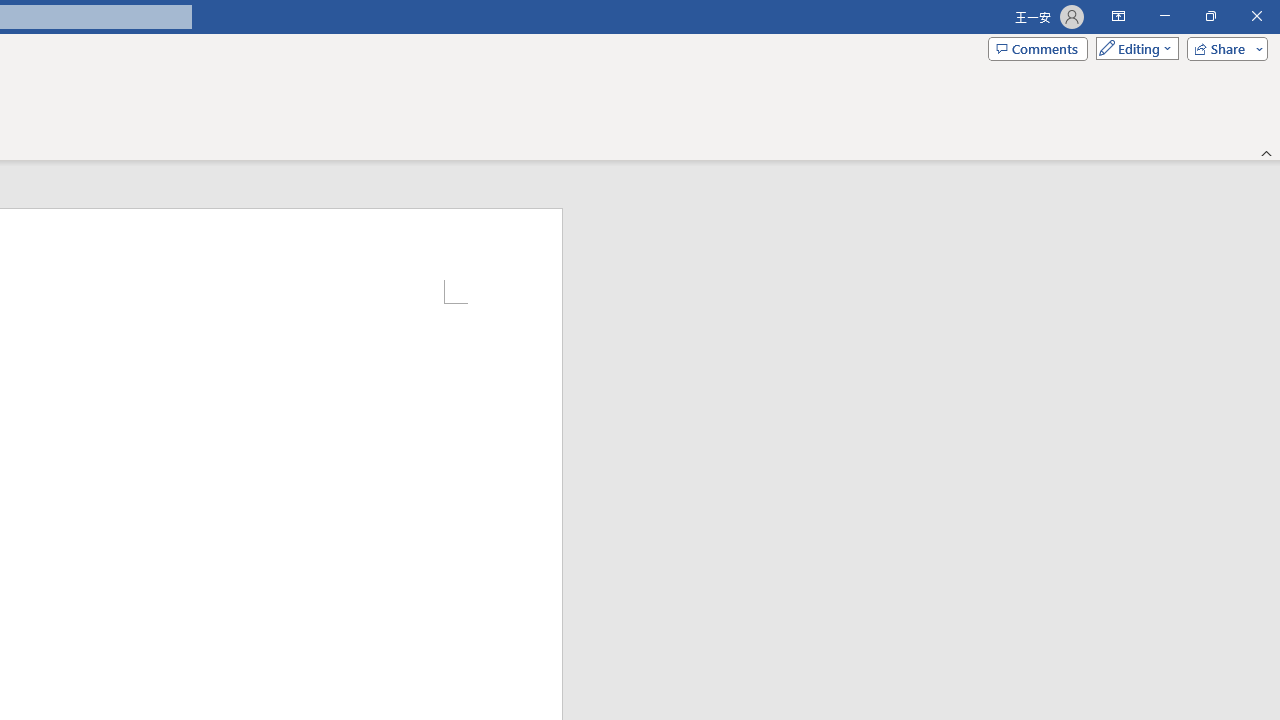 The width and height of the screenshot is (1280, 720). What do you see at coordinates (1255, 16) in the screenshot?
I see `'Close'` at bounding box center [1255, 16].